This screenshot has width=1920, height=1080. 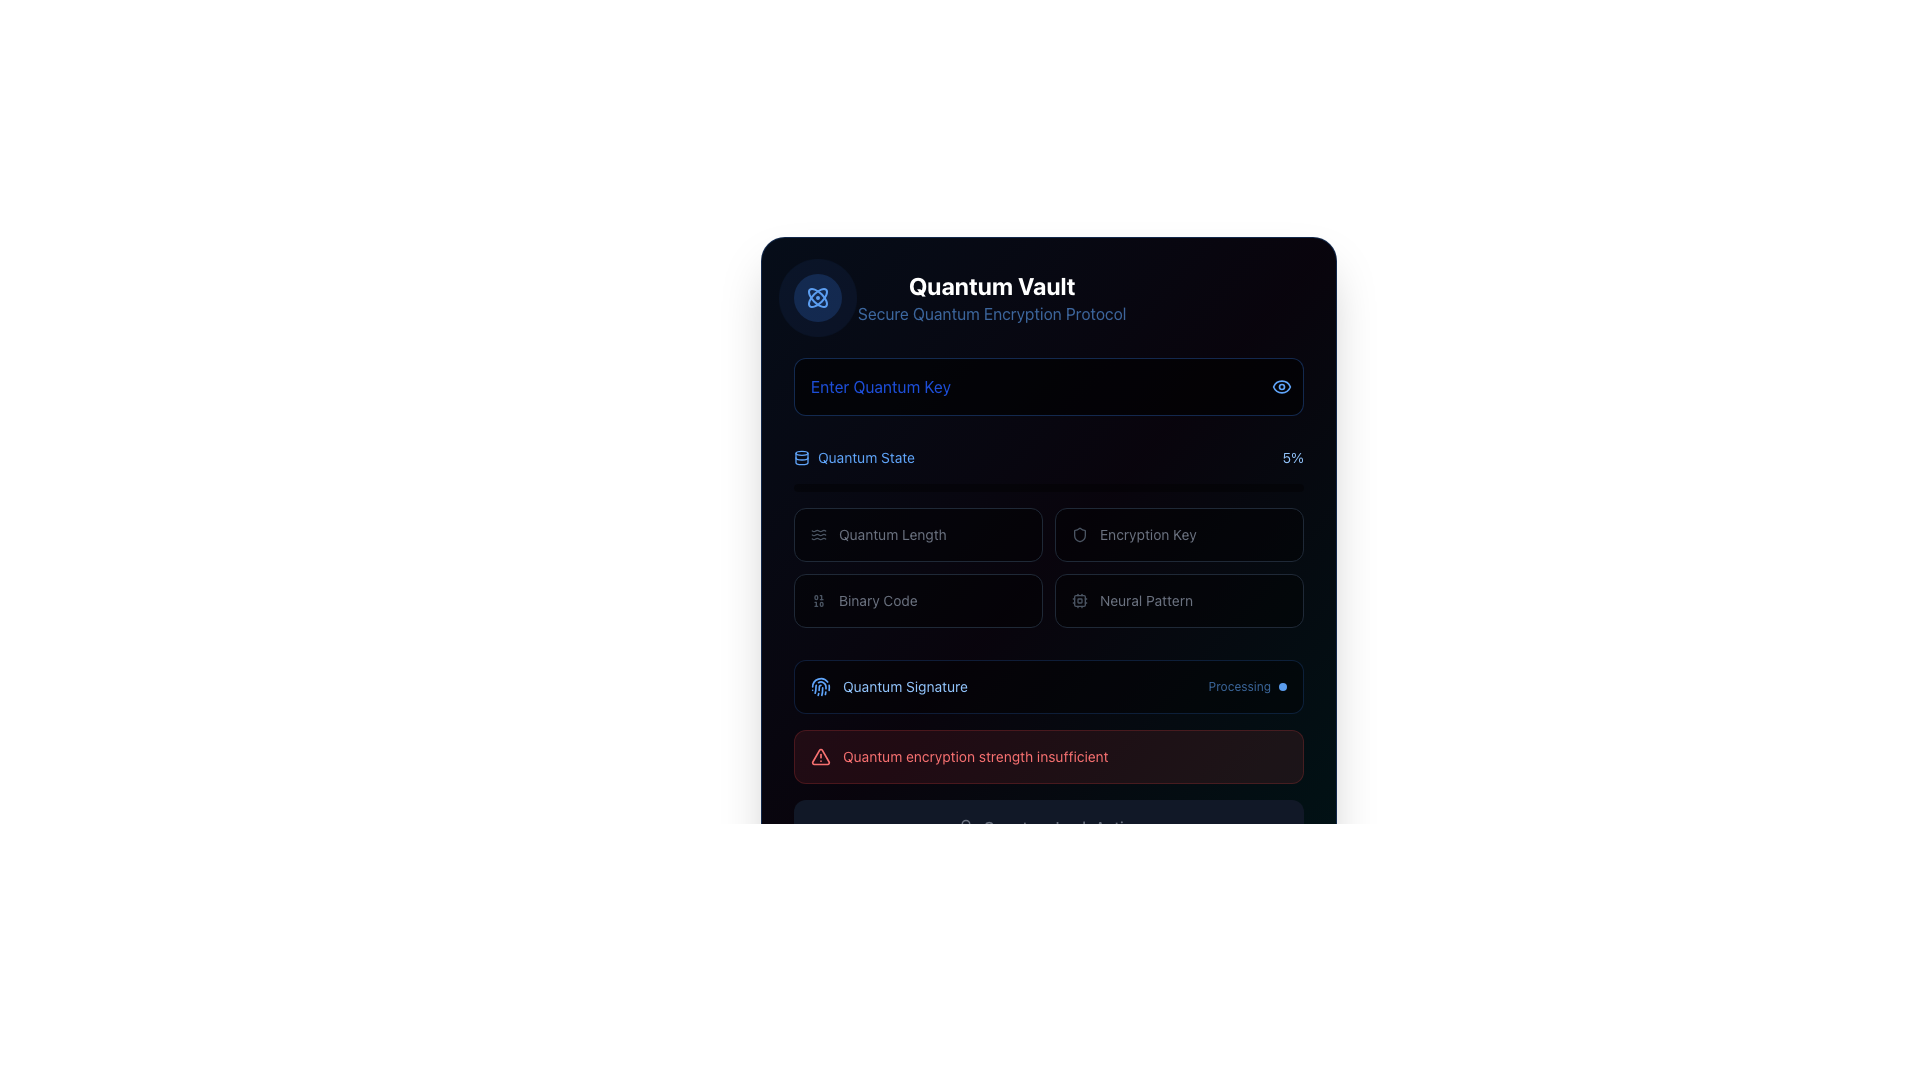 What do you see at coordinates (1281, 386) in the screenshot?
I see `the SVG Shape that is part of the Eye Icon used for toggling visibility, located to the right of the 'Enter Quantum Key' input field` at bounding box center [1281, 386].